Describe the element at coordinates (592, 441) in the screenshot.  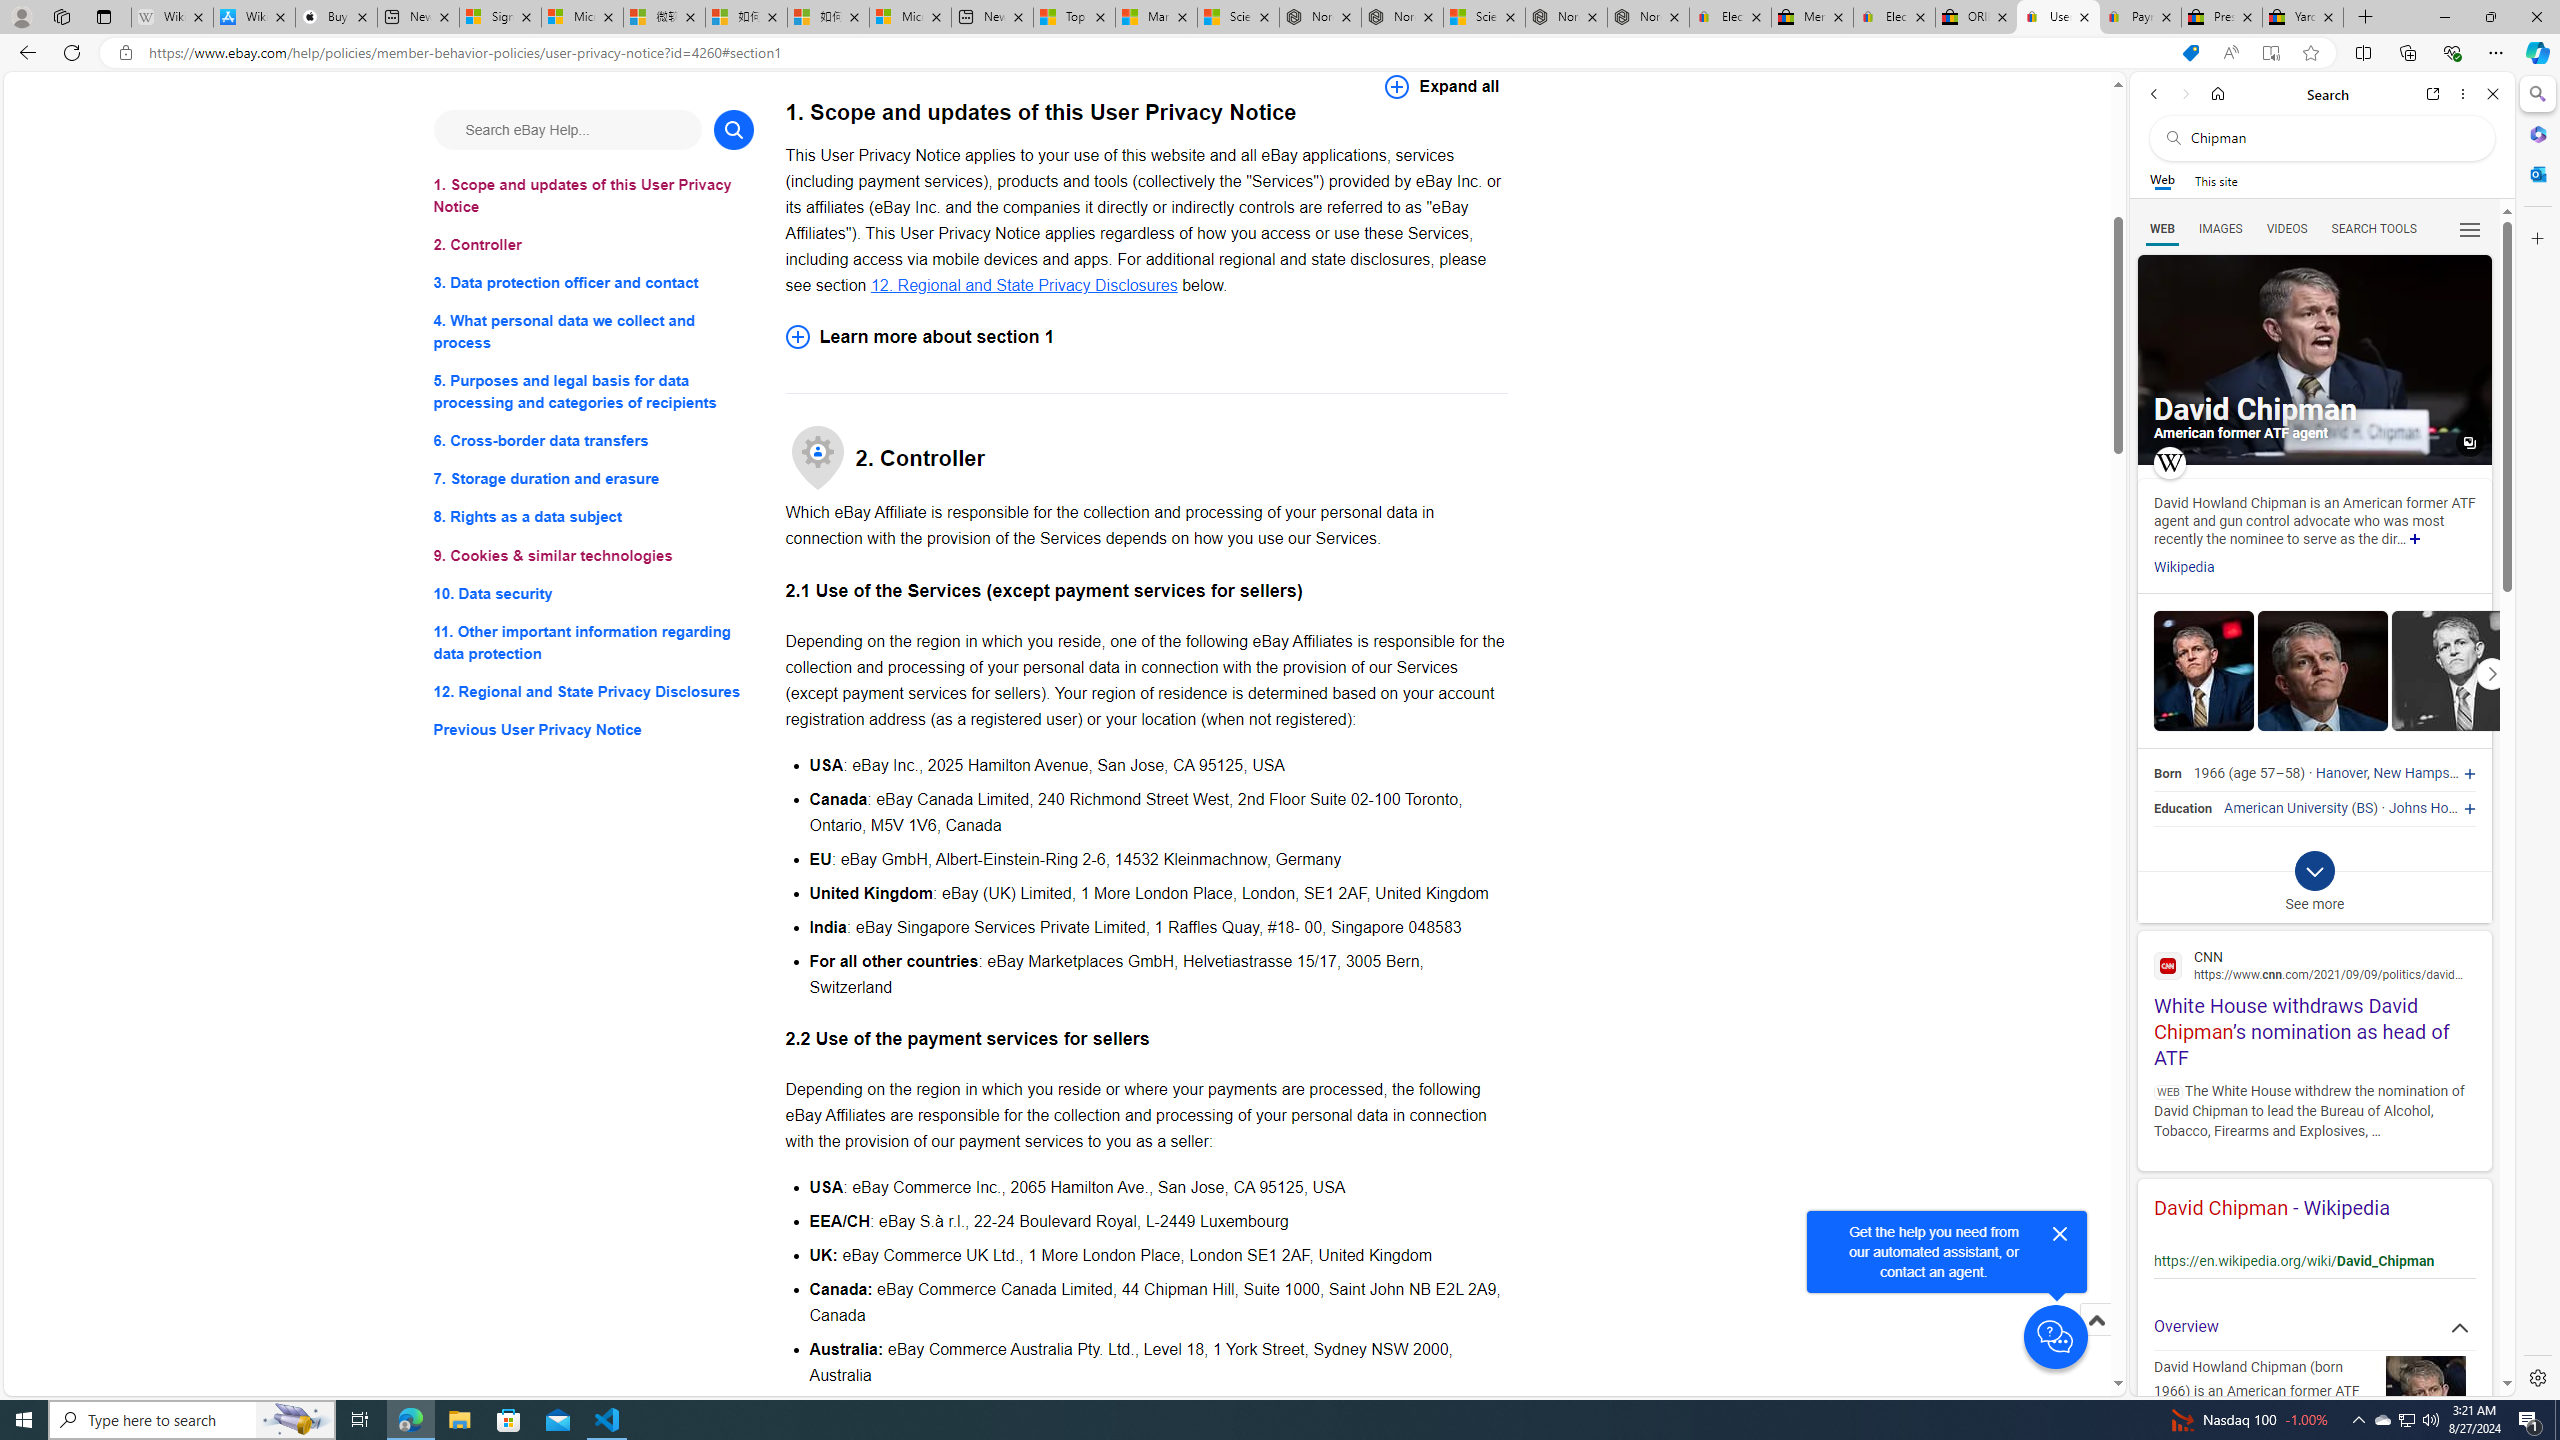
I see `'6. Cross-border data transfers'` at that location.